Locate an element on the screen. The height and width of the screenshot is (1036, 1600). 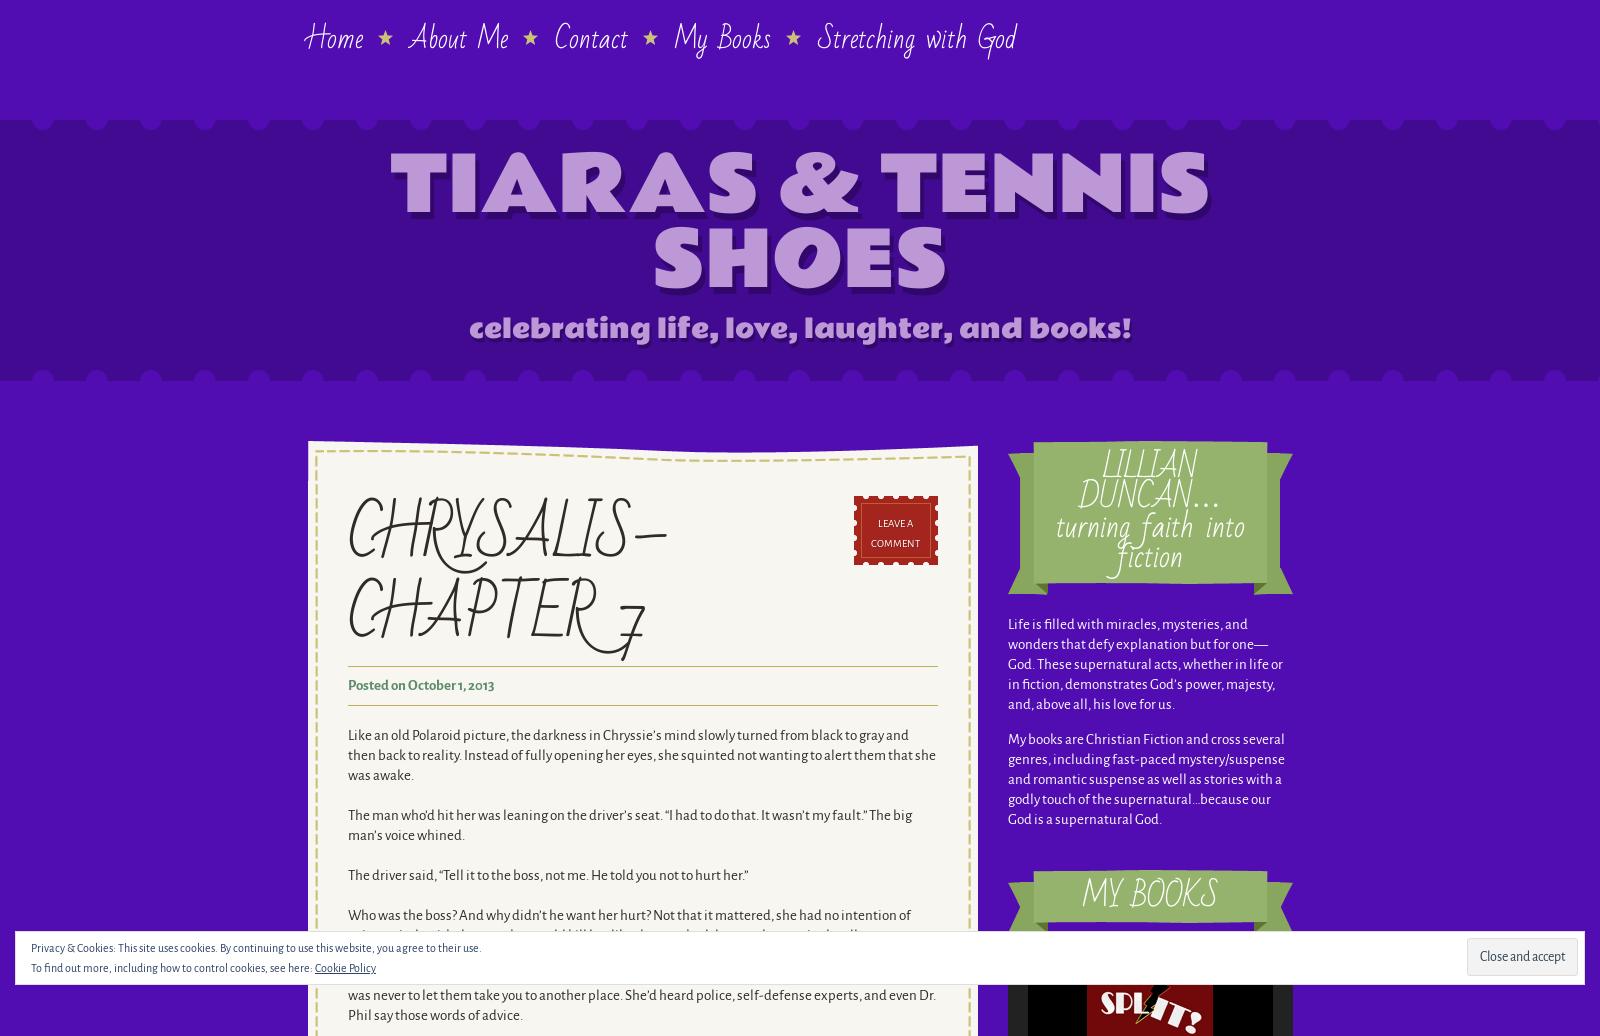
'LILLIAN DUNCAN… turning faith into fiction' is located at coordinates (1149, 512).